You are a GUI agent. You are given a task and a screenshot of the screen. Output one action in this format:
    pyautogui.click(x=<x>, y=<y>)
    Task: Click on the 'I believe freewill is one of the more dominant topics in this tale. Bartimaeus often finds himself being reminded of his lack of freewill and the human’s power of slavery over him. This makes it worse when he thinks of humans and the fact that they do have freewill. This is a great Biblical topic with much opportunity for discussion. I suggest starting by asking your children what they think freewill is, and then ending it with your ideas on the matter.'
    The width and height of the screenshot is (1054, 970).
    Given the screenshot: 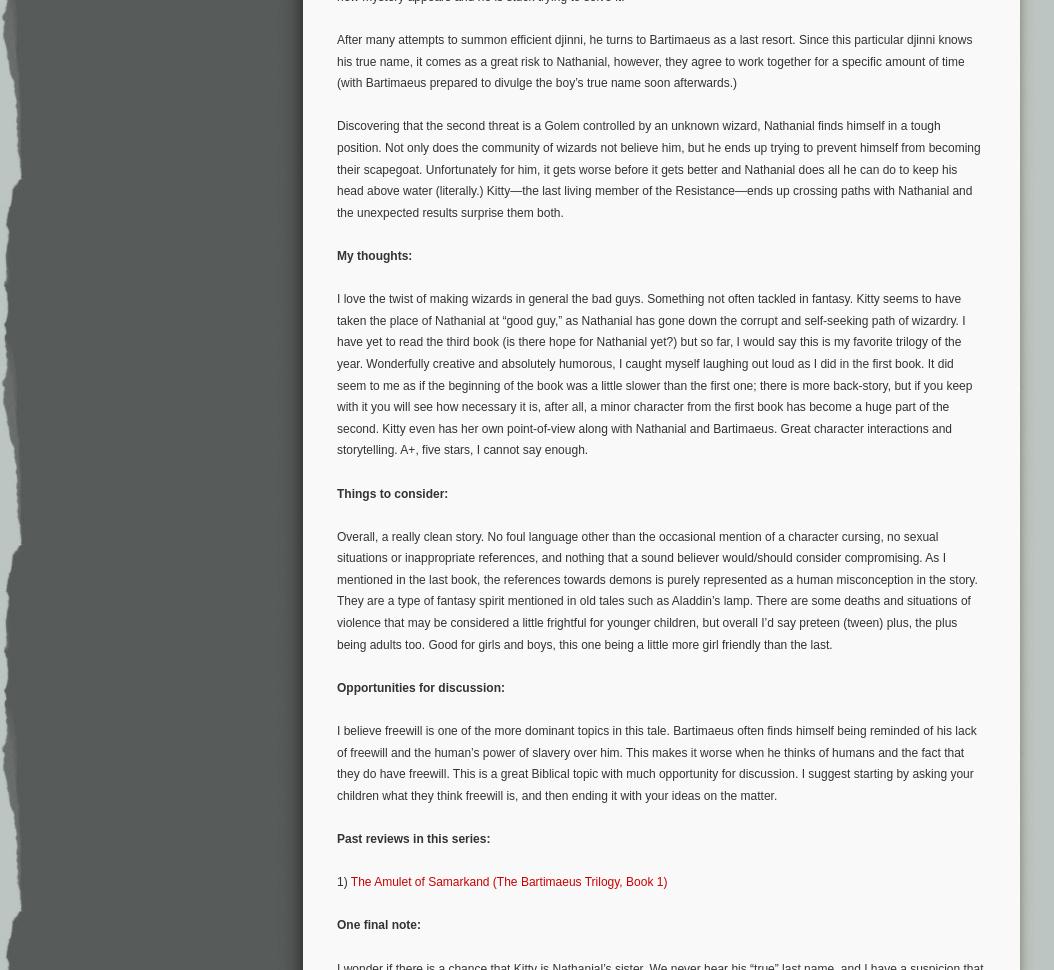 What is the action you would take?
    pyautogui.click(x=656, y=762)
    